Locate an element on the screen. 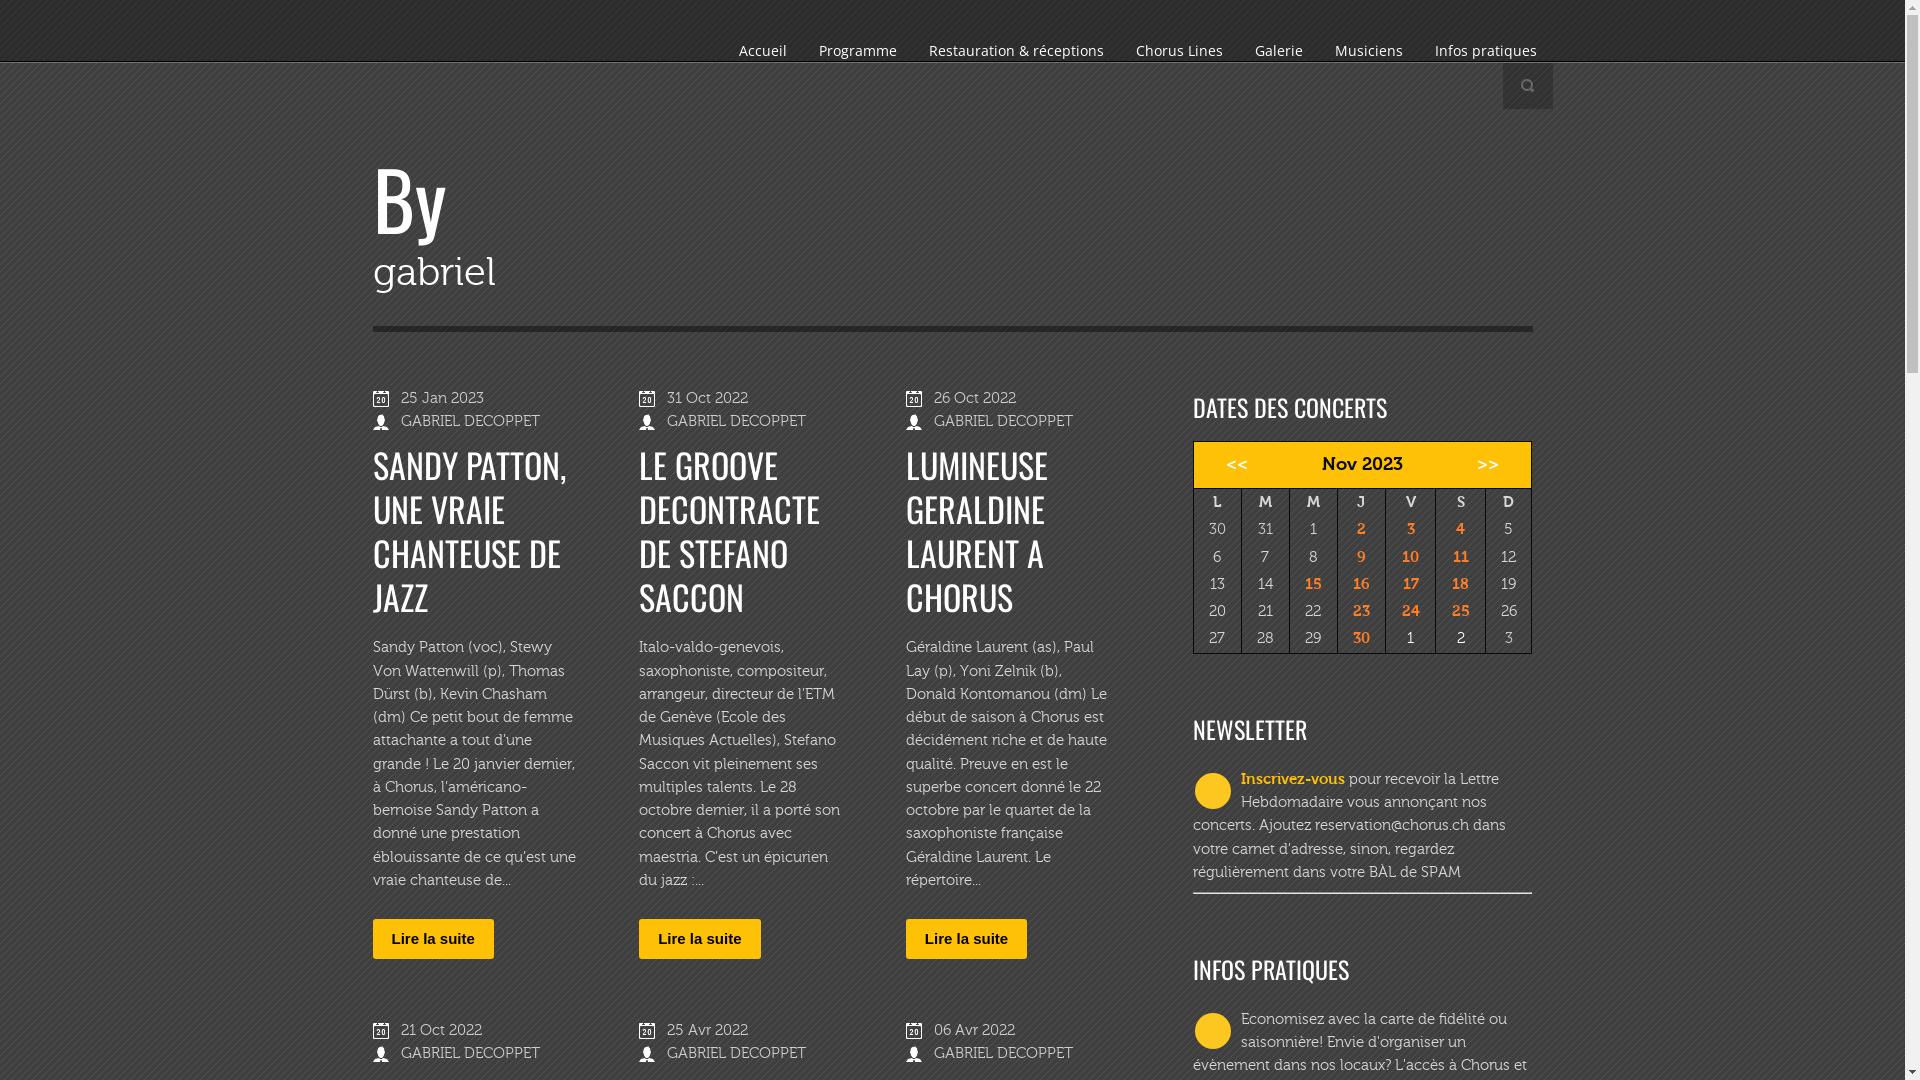  'LUMINEUSE GERALDINE LAURENT A CHORUS' is located at coordinates (977, 528).